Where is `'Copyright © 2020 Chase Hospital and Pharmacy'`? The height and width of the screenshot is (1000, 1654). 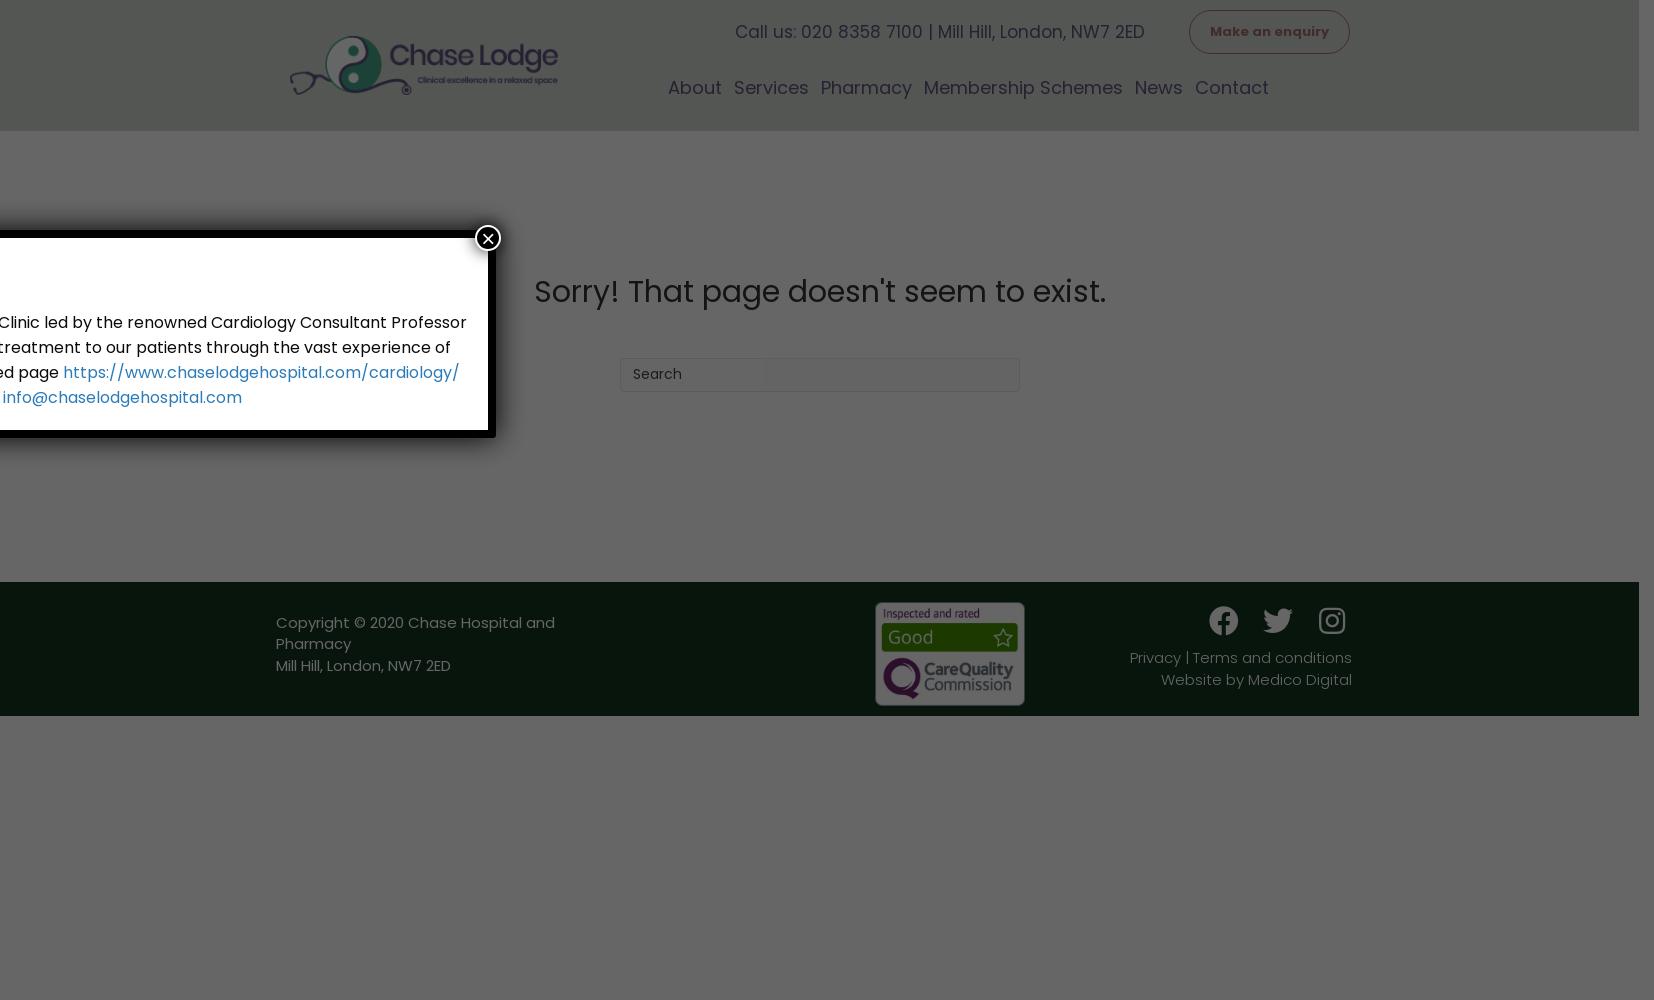 'Copyright © 2020 Chase Hospital and Pharmacy' is located at coordinates (274, 632).